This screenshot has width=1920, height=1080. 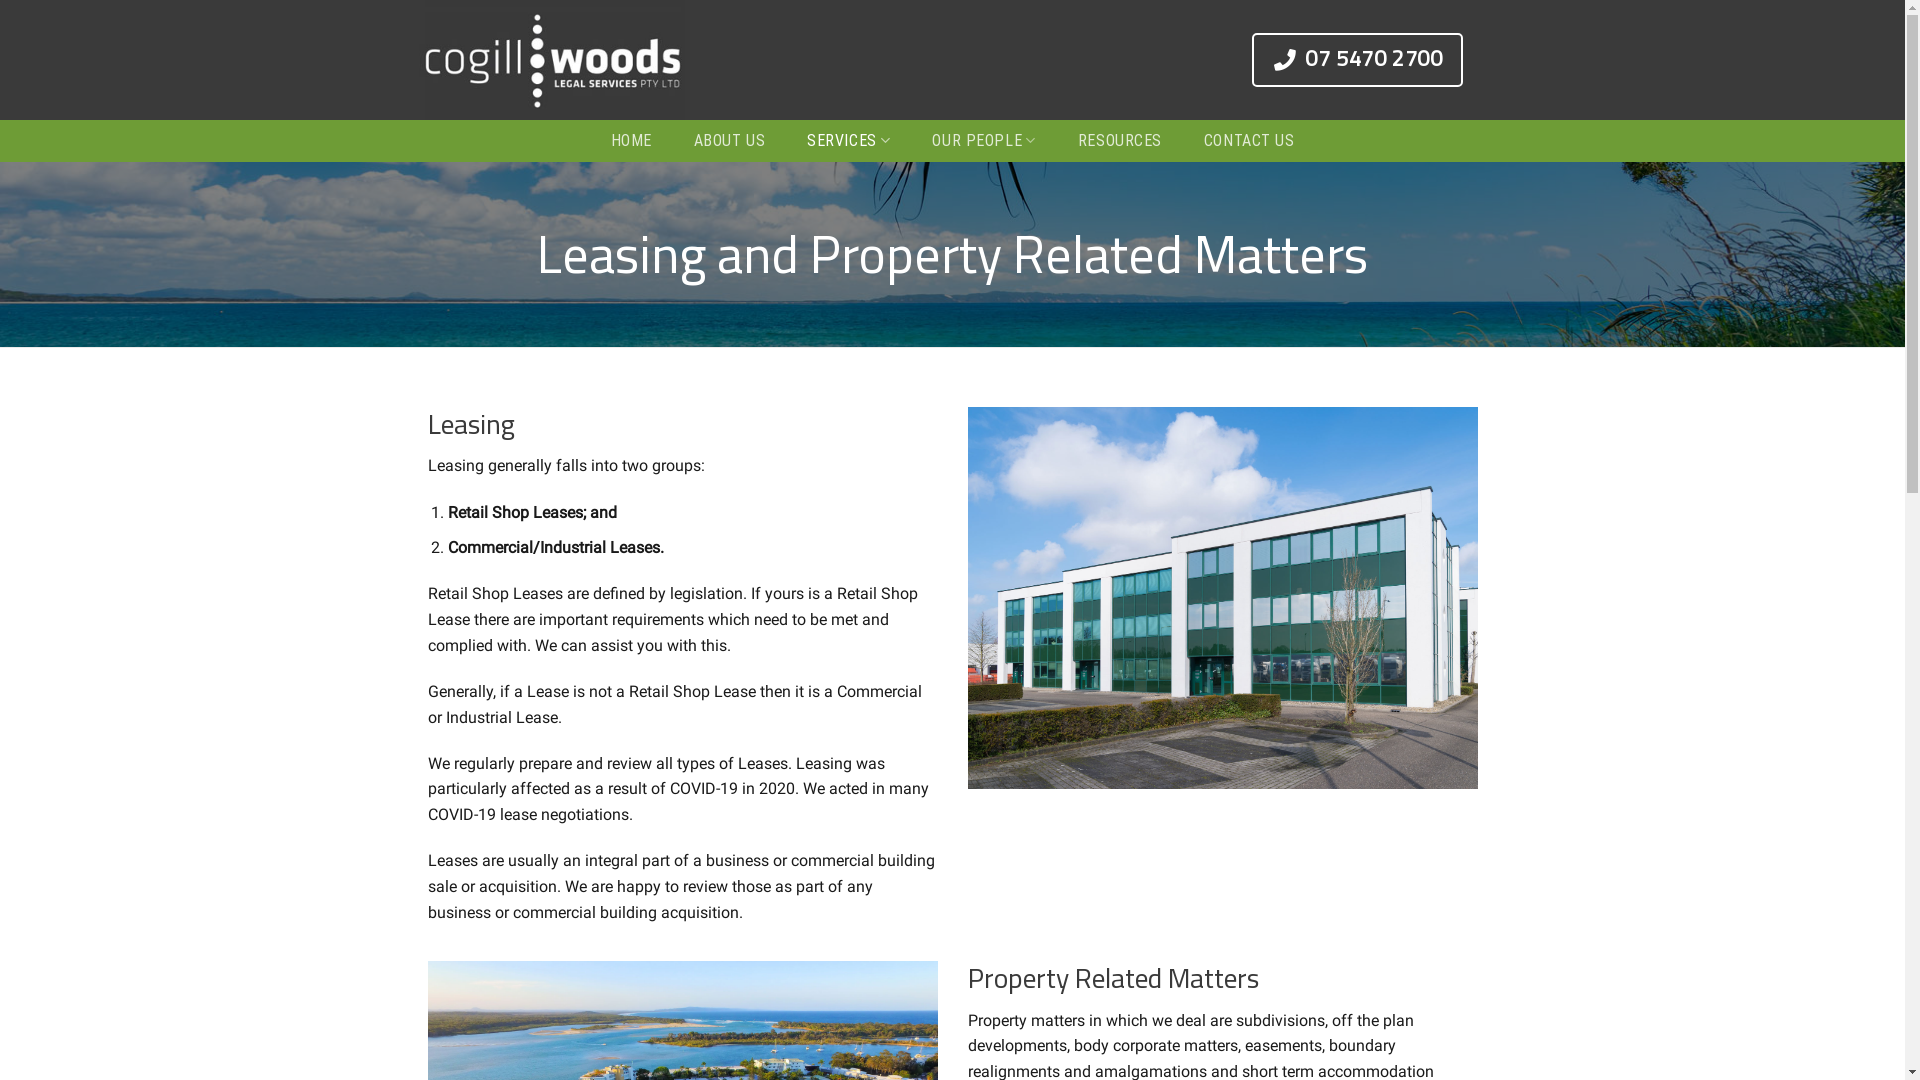 I want to click on 'CONTACT US', so click(x=1195, y=140).